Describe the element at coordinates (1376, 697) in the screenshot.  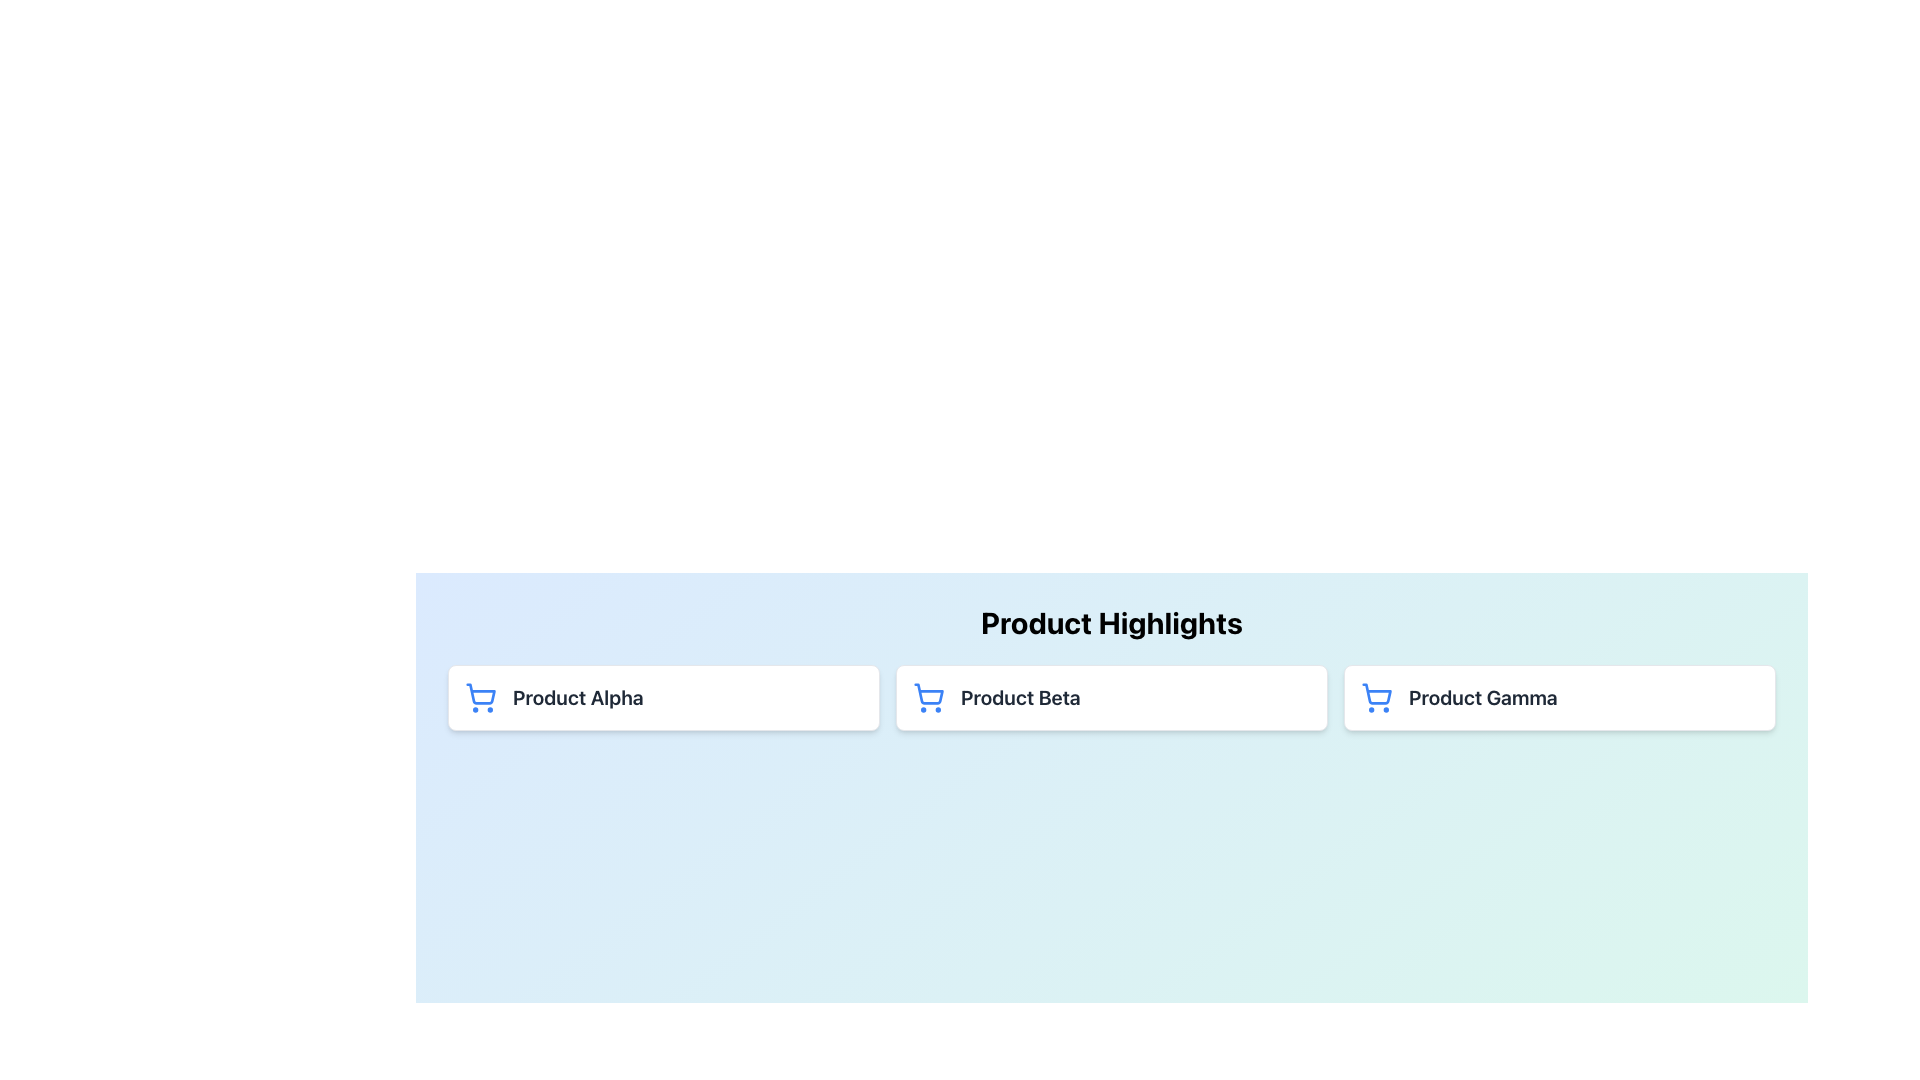
I see `the shopping cart icon with a blue outline located to the left of the text 'Product Gamma' in the third card of the 'Product Highlights' section` at that location.